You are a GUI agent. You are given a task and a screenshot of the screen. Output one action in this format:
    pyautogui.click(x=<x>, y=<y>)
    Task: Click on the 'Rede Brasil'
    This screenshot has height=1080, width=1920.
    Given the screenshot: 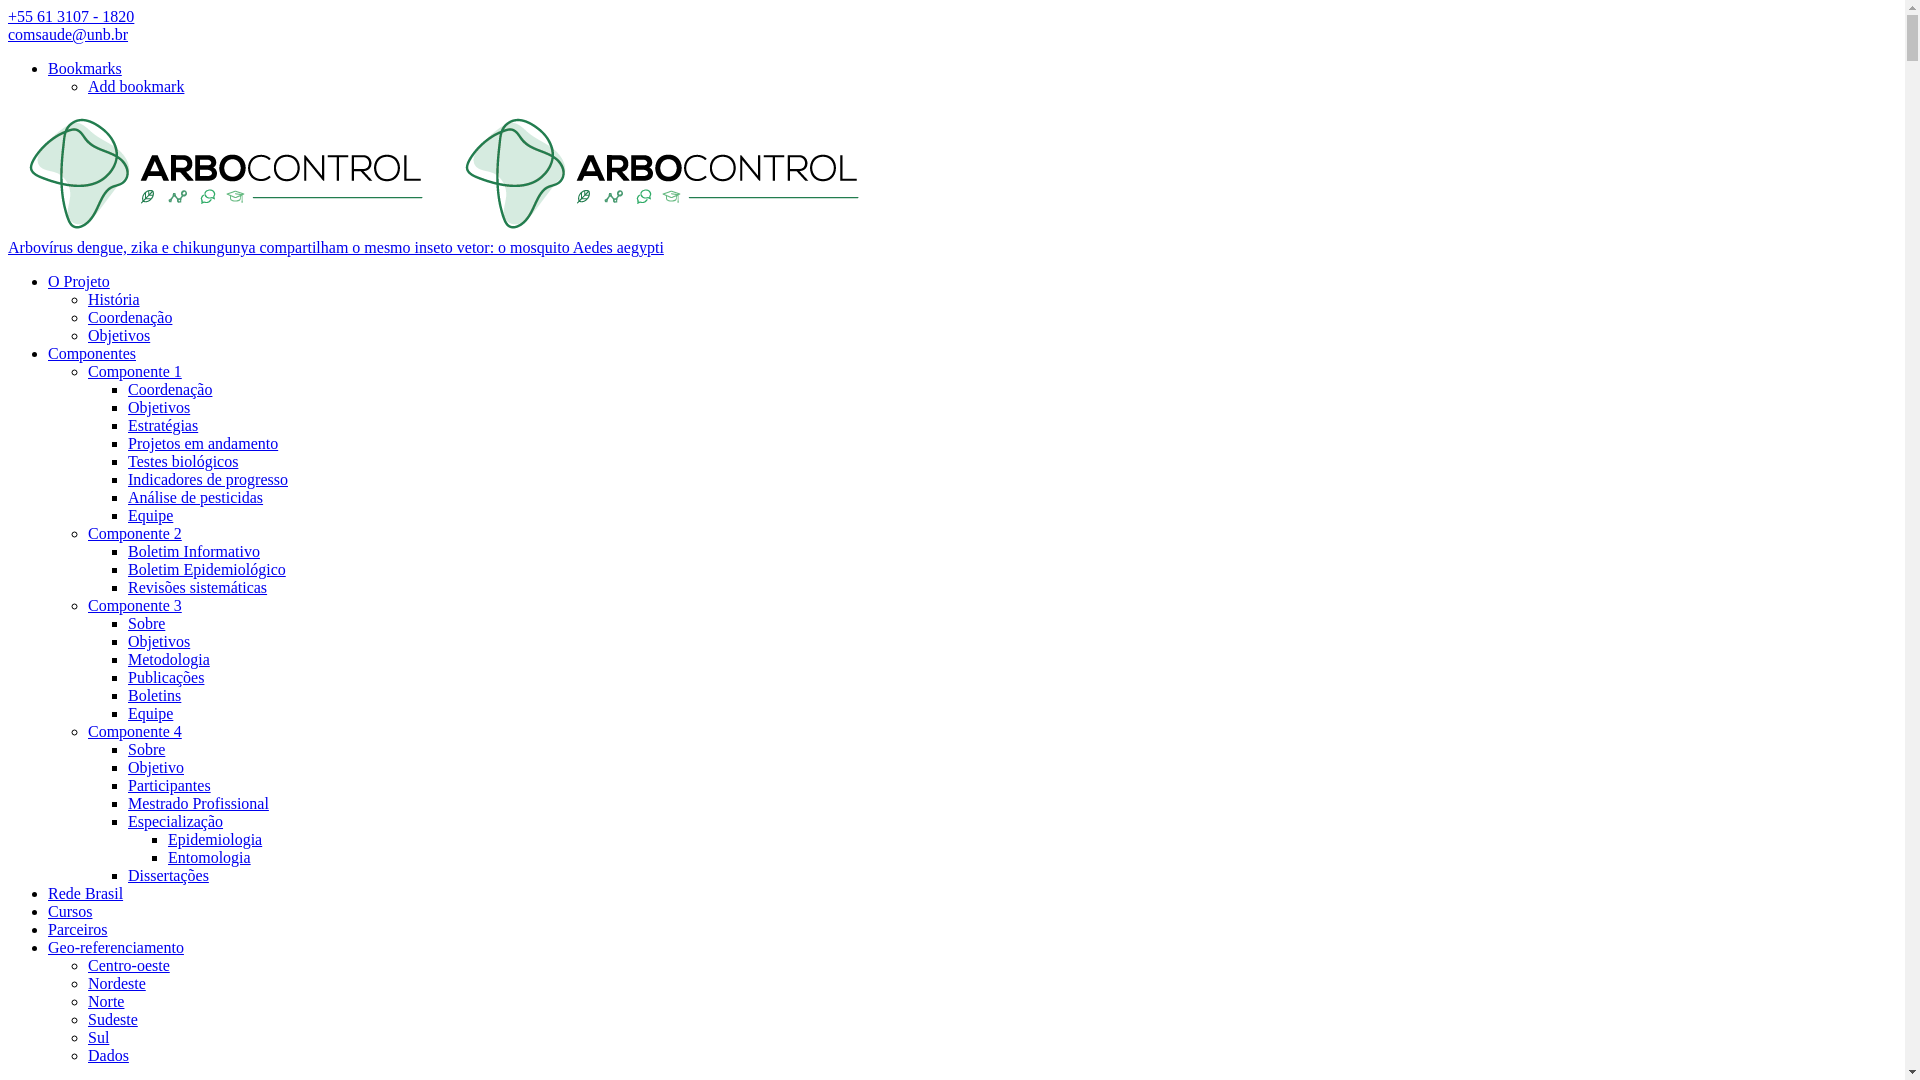 What is the action you would take?
    pyautogui.click(x=48, y=892)
    